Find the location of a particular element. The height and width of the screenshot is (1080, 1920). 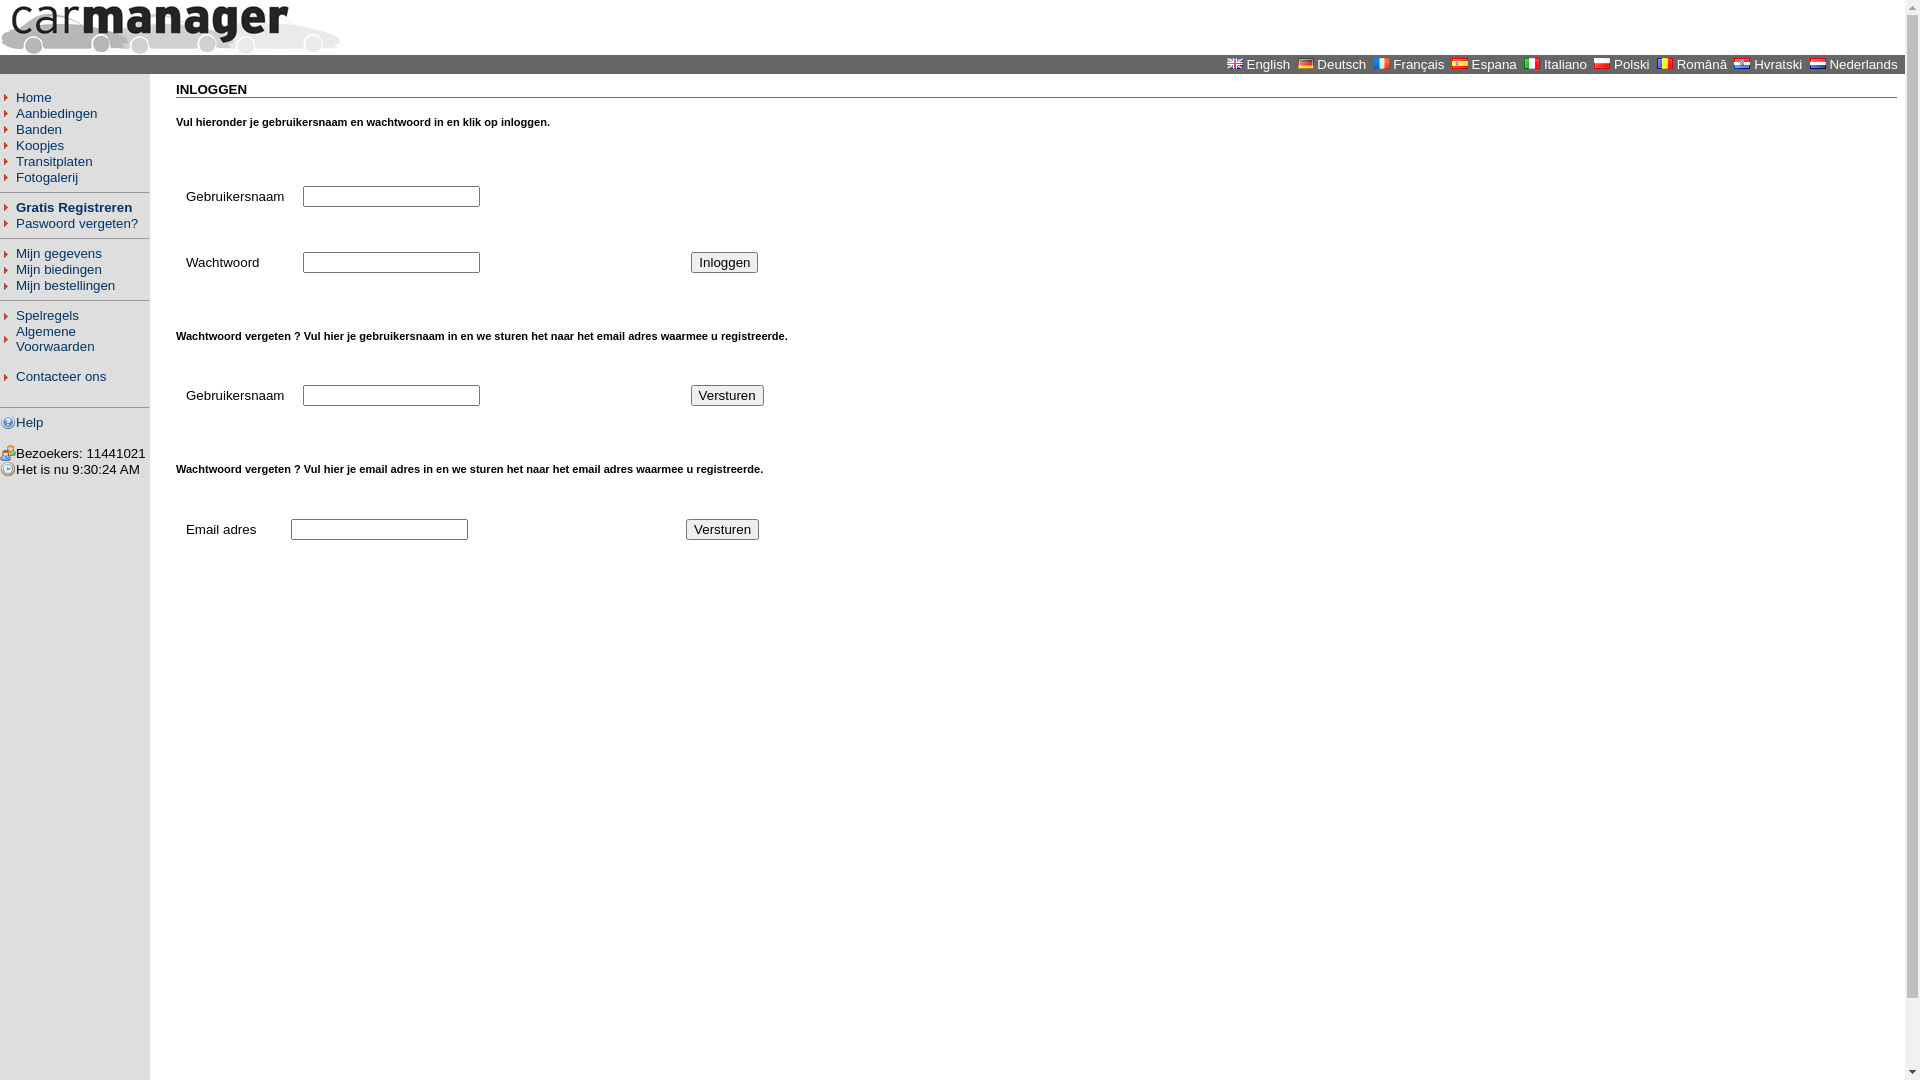

'Spelregels' is located at coordinates (47, 315).